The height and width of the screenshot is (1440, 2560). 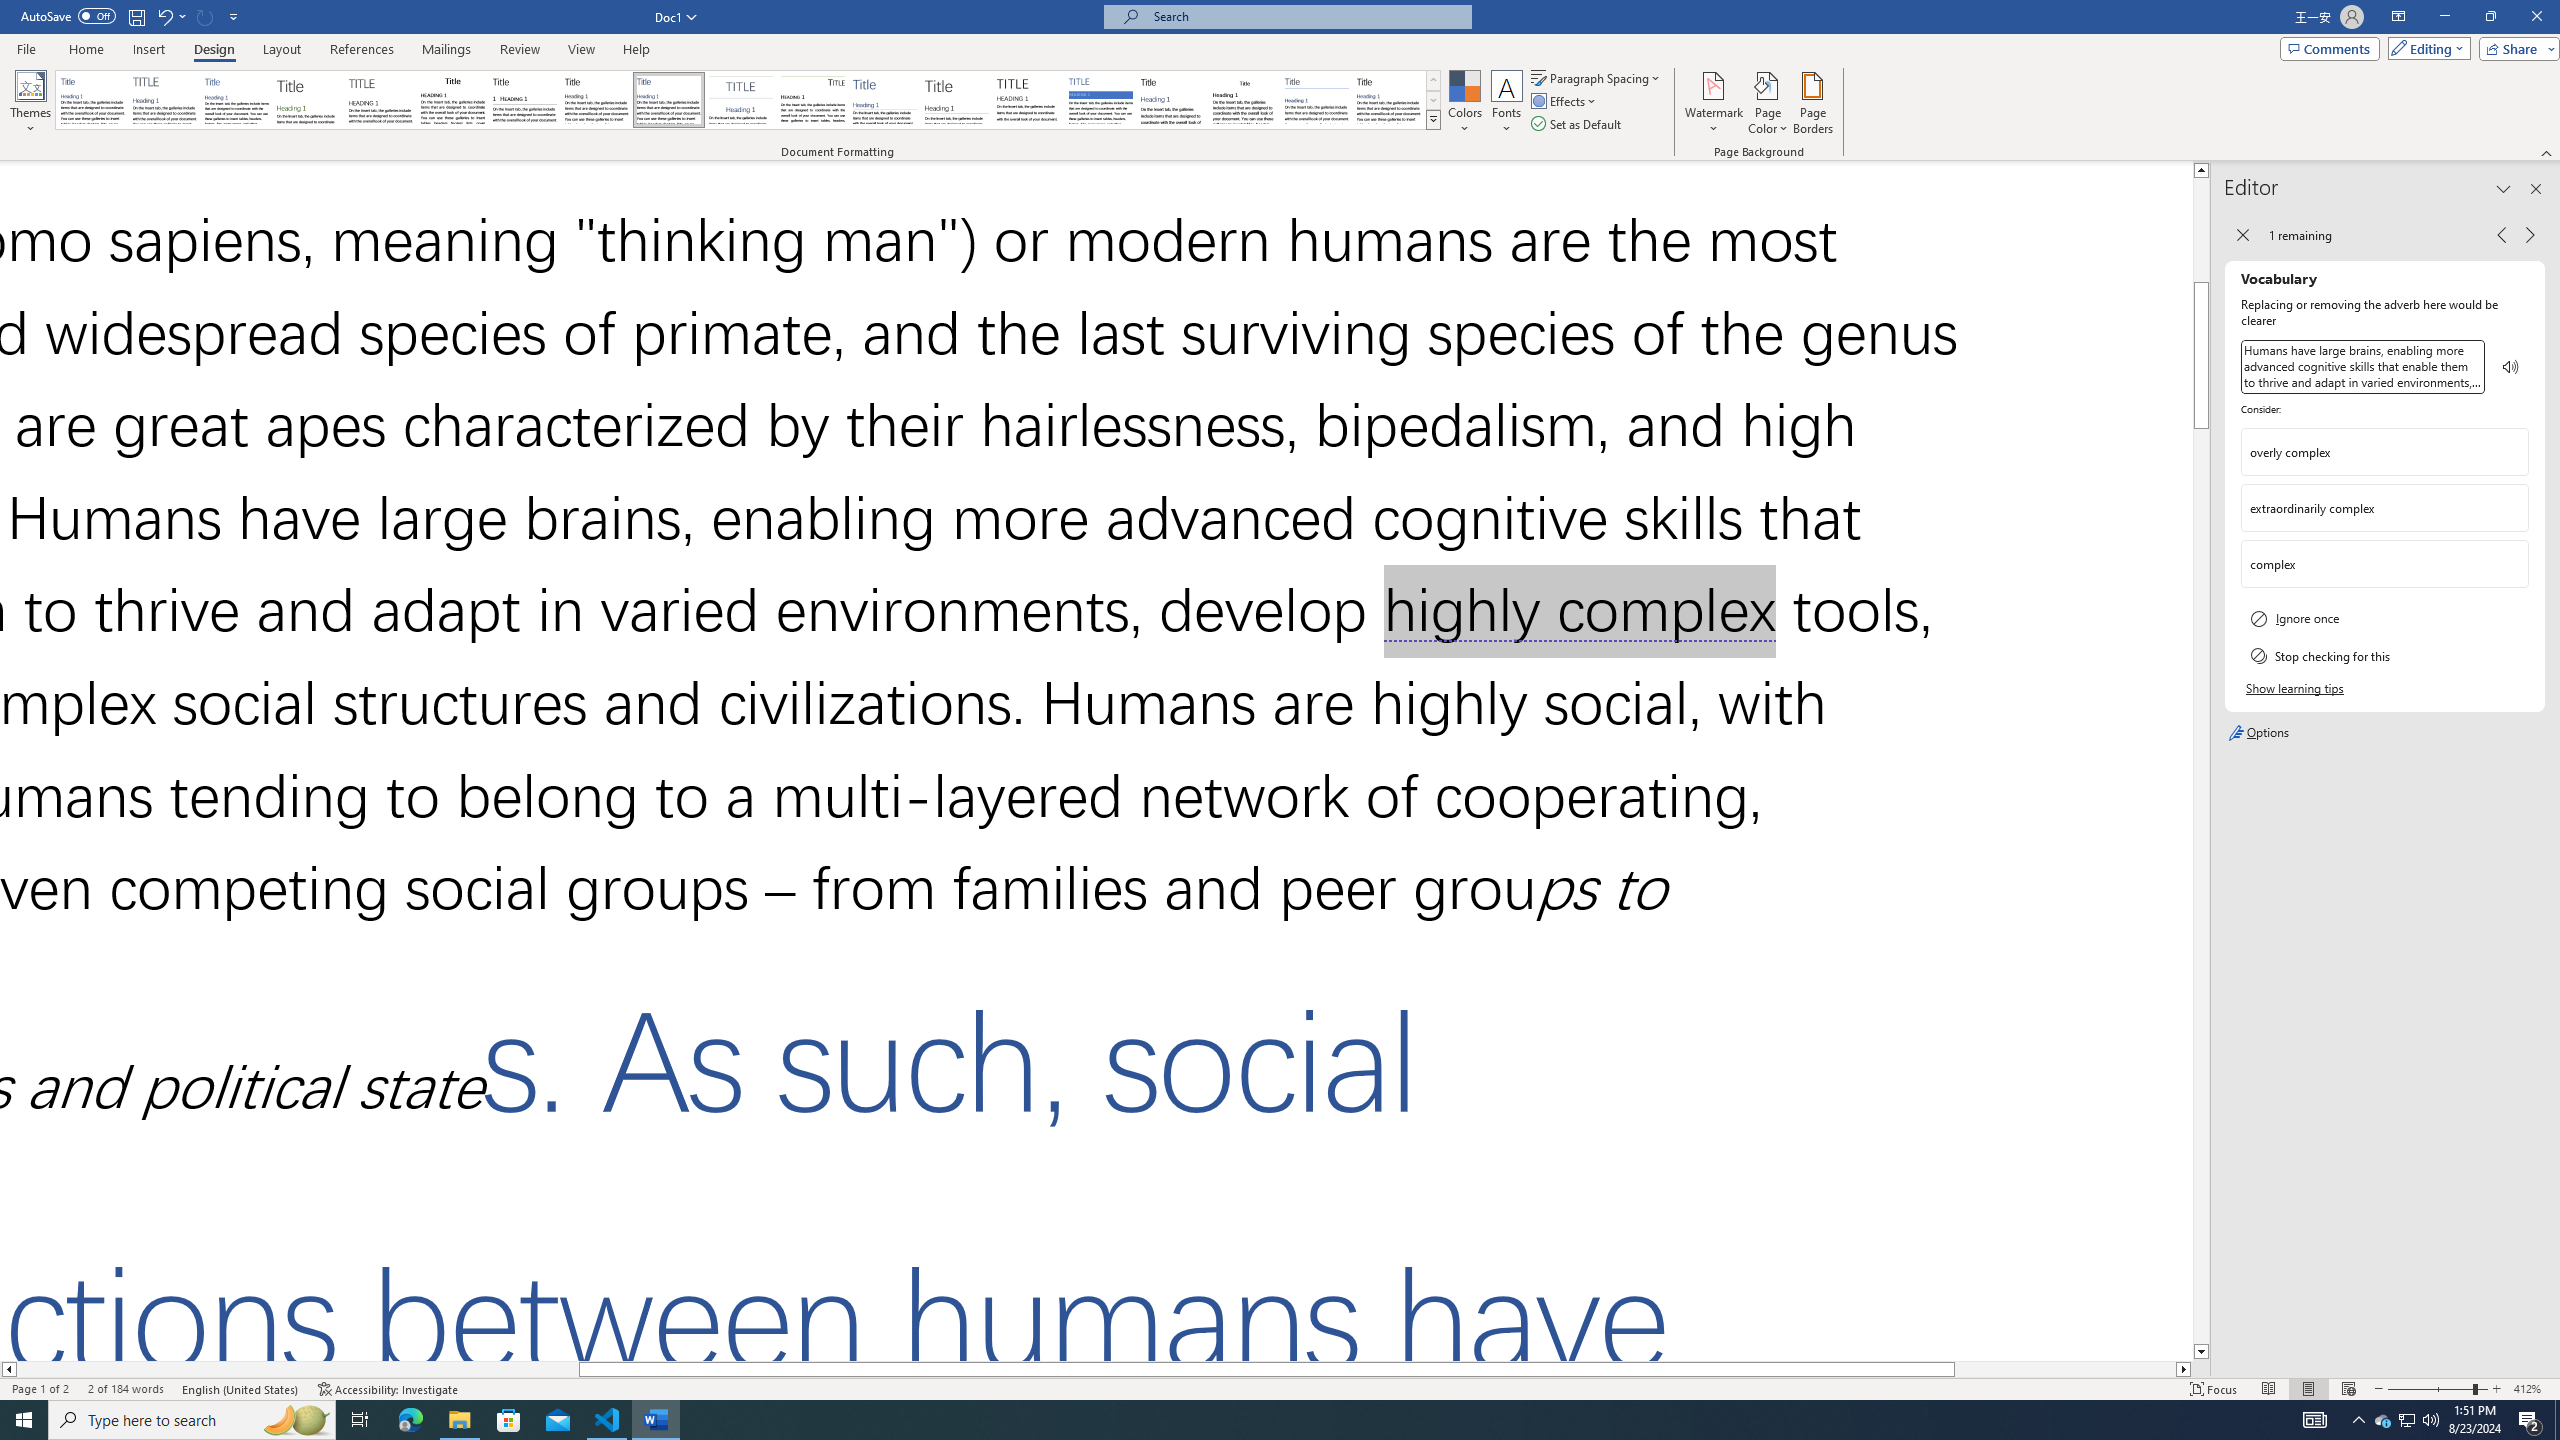 I want to click on 'Black & White (Classic)', so click(x=452, y=99).